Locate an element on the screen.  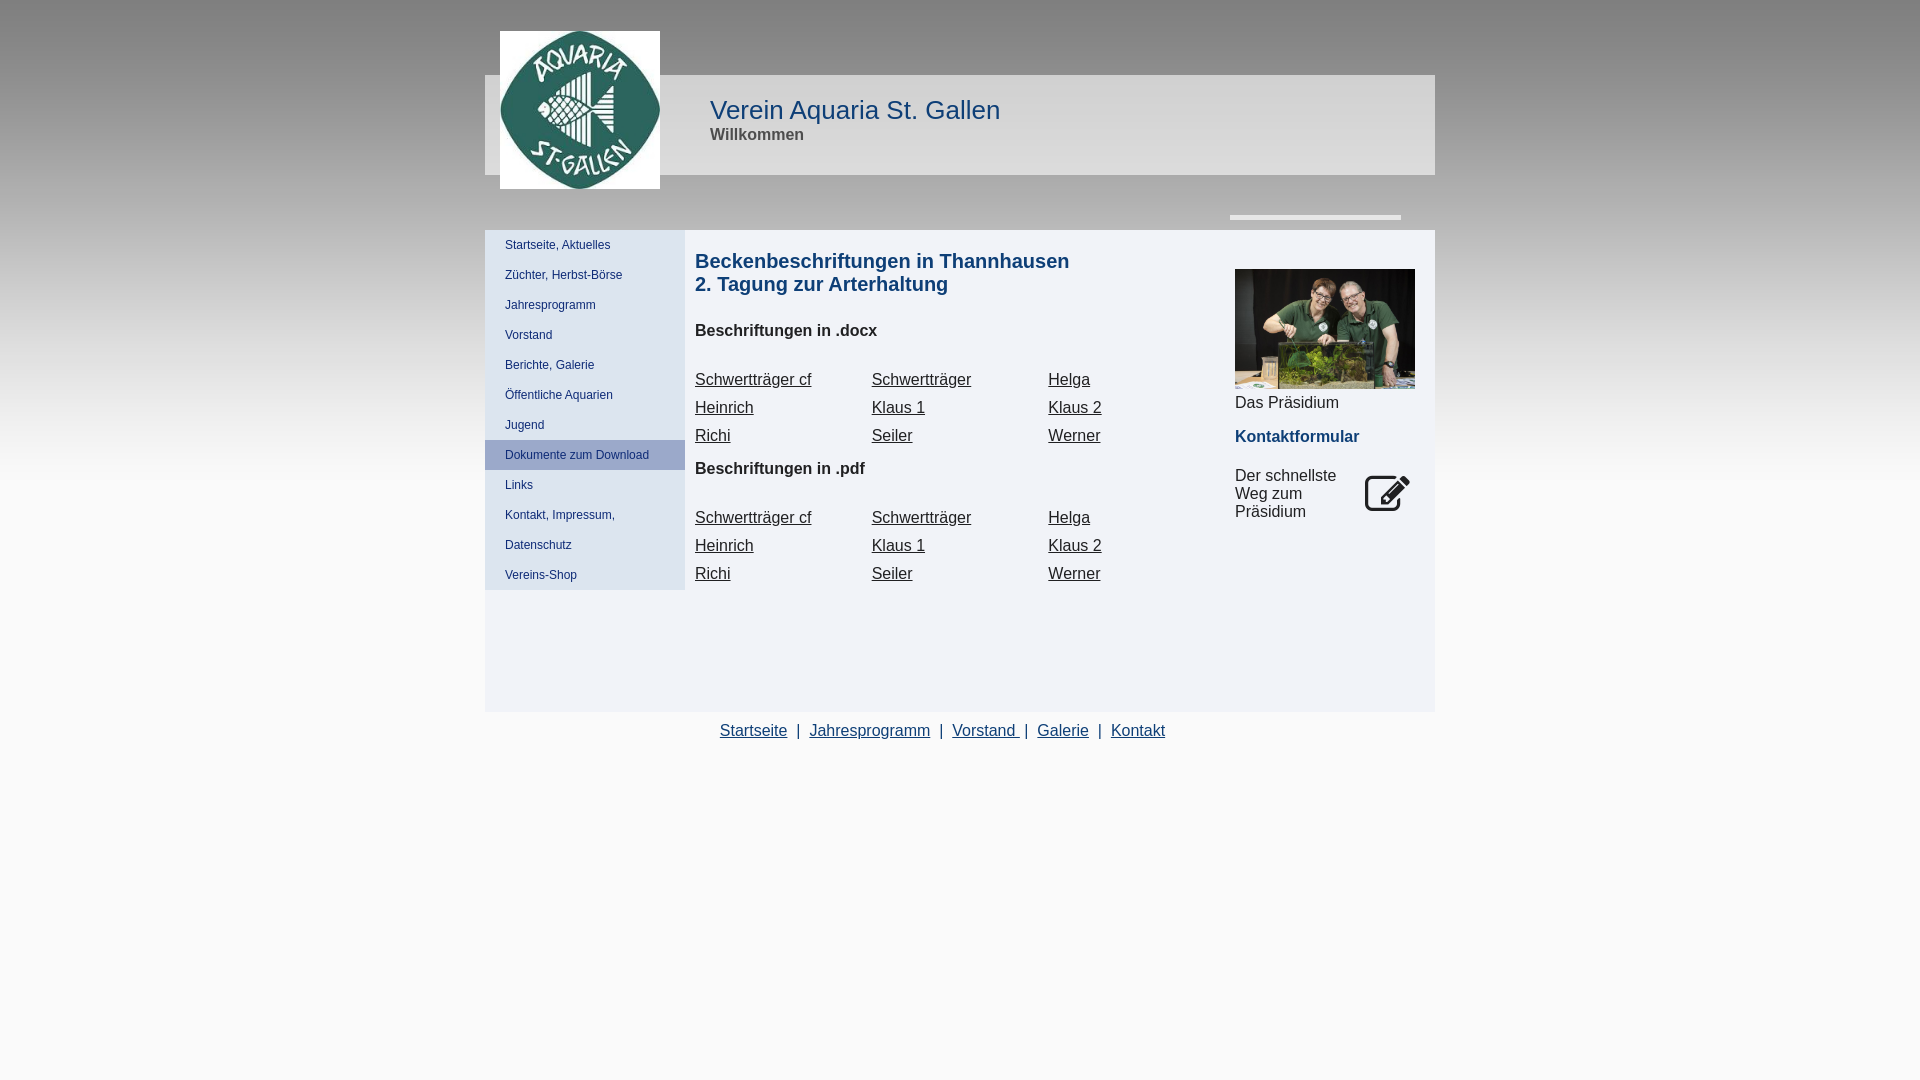
'Seiler' is located at coordinates (891, 434).